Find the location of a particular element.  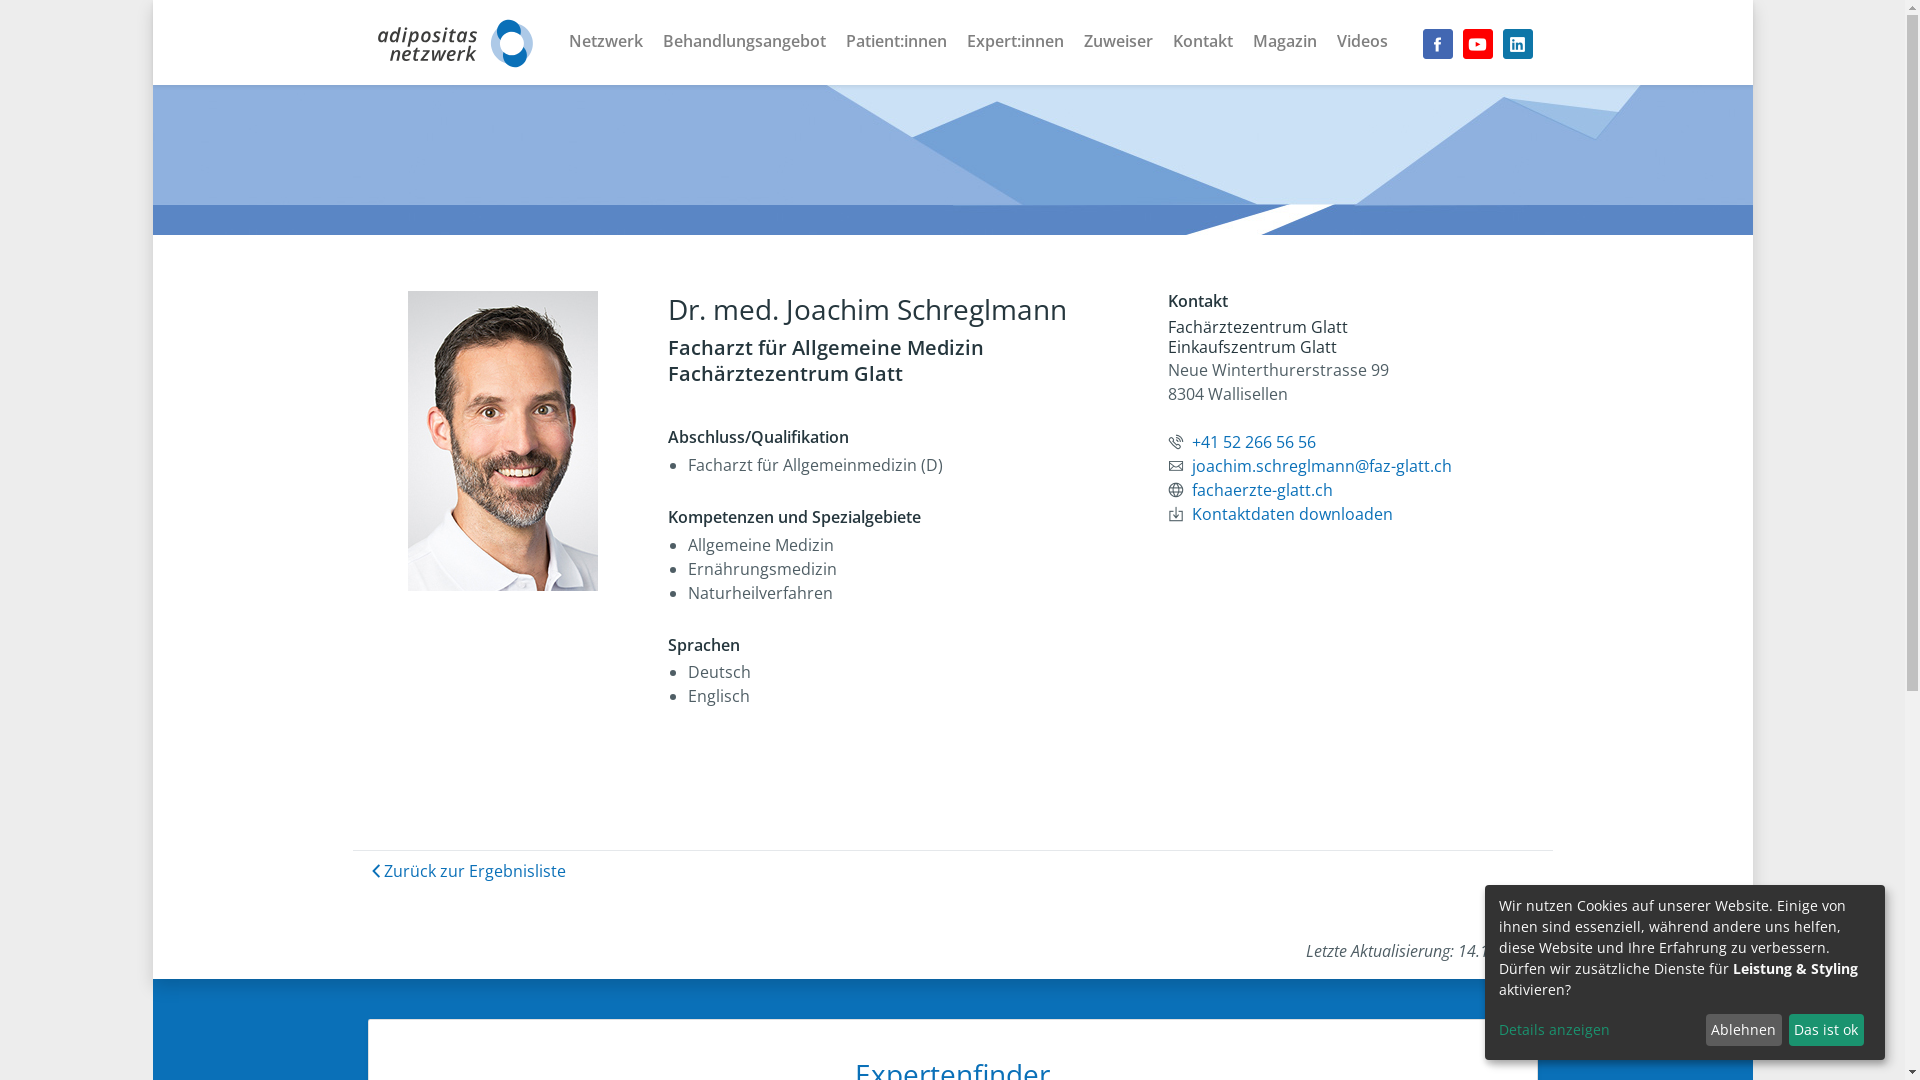

'Behandlungsangebot' is located at coordinates (742, 39).